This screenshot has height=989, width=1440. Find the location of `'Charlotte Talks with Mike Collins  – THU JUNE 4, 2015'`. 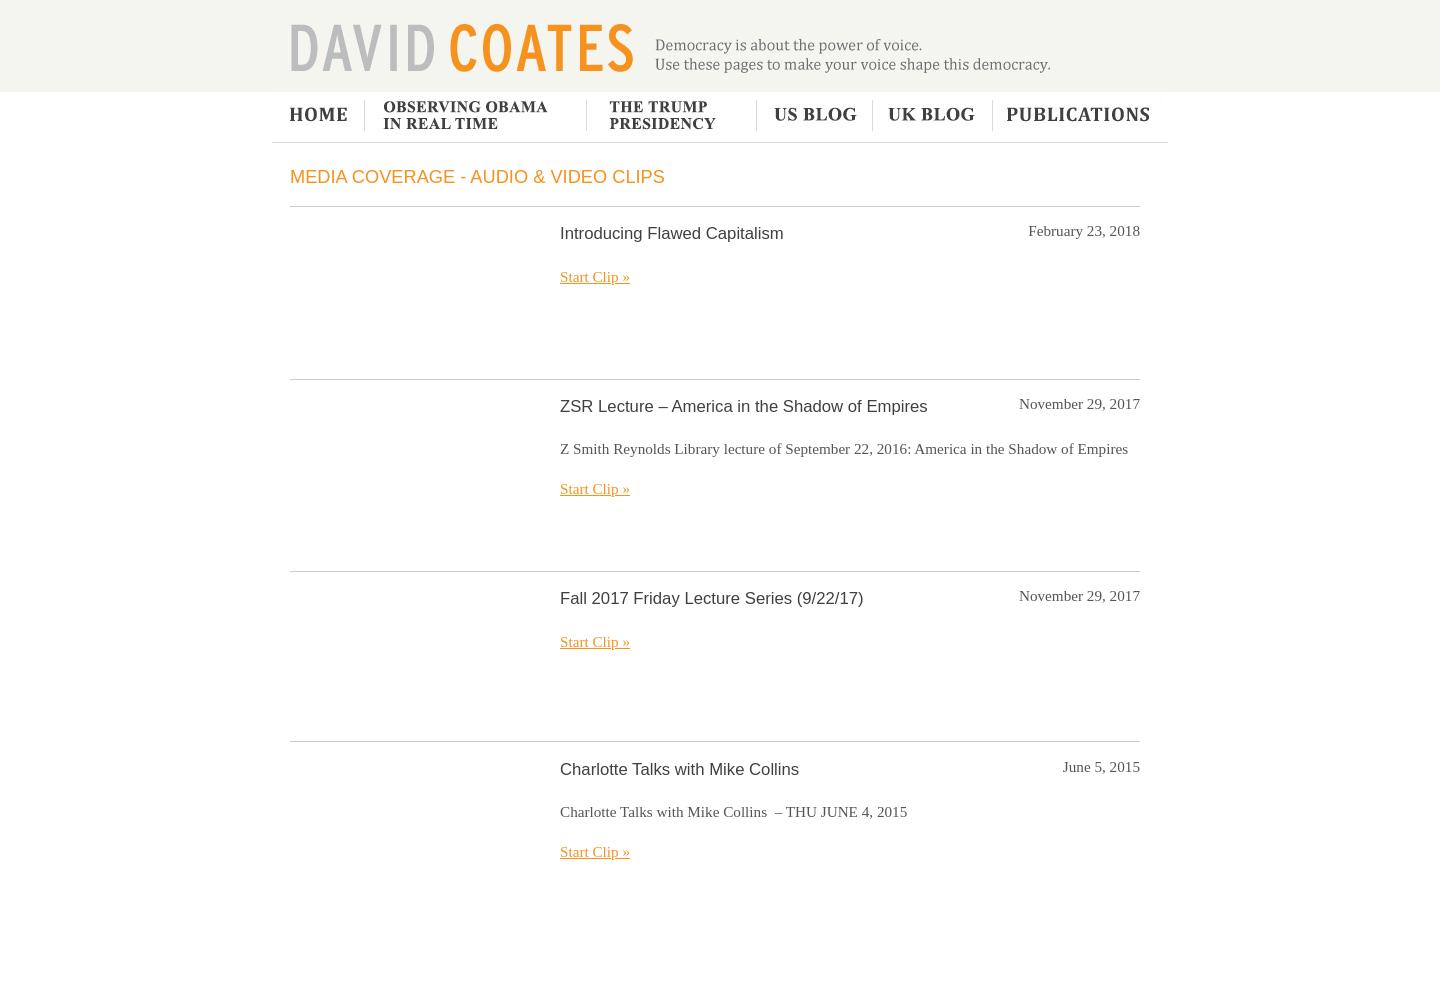

'Charlotte Talks with Mike Collins  – THU JUNE 4, 2015' is located at coordinates (732, 810).